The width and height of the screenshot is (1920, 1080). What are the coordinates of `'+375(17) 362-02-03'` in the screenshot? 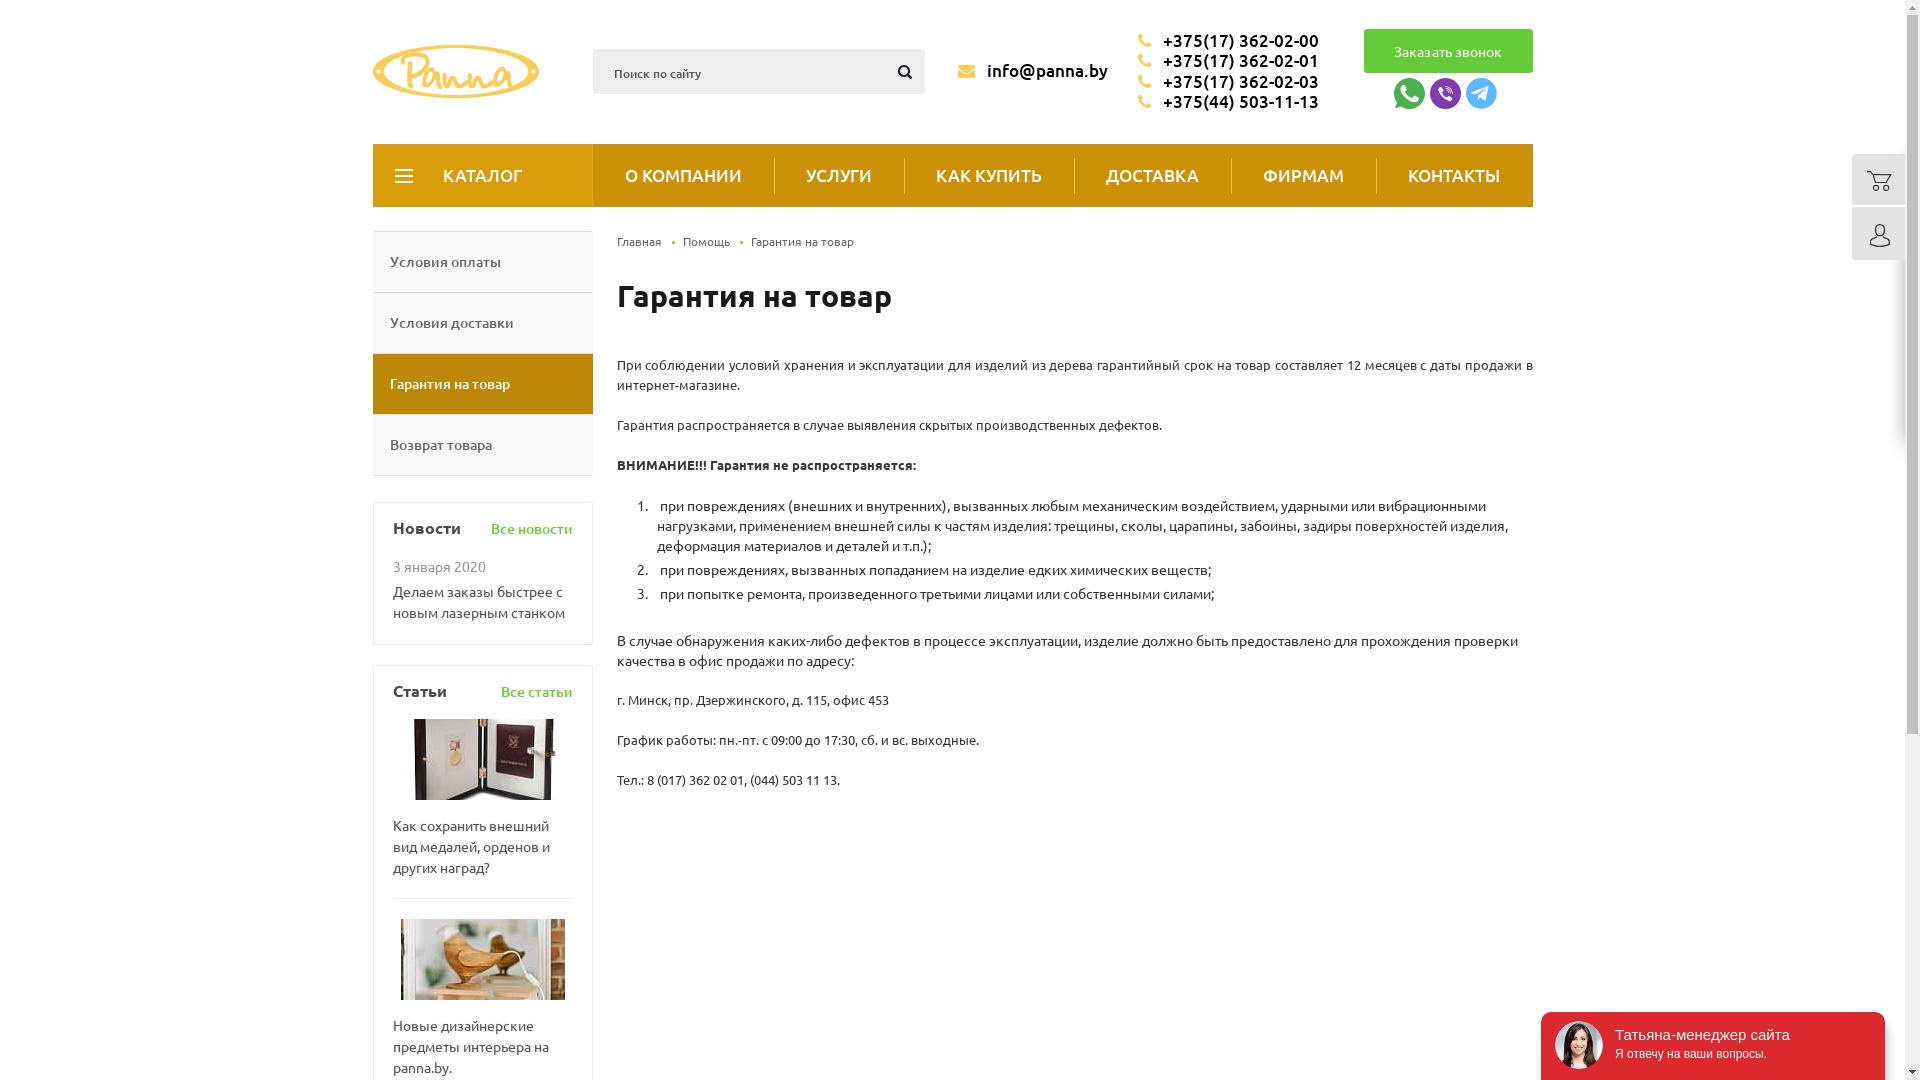 It's located at (1227, 80).